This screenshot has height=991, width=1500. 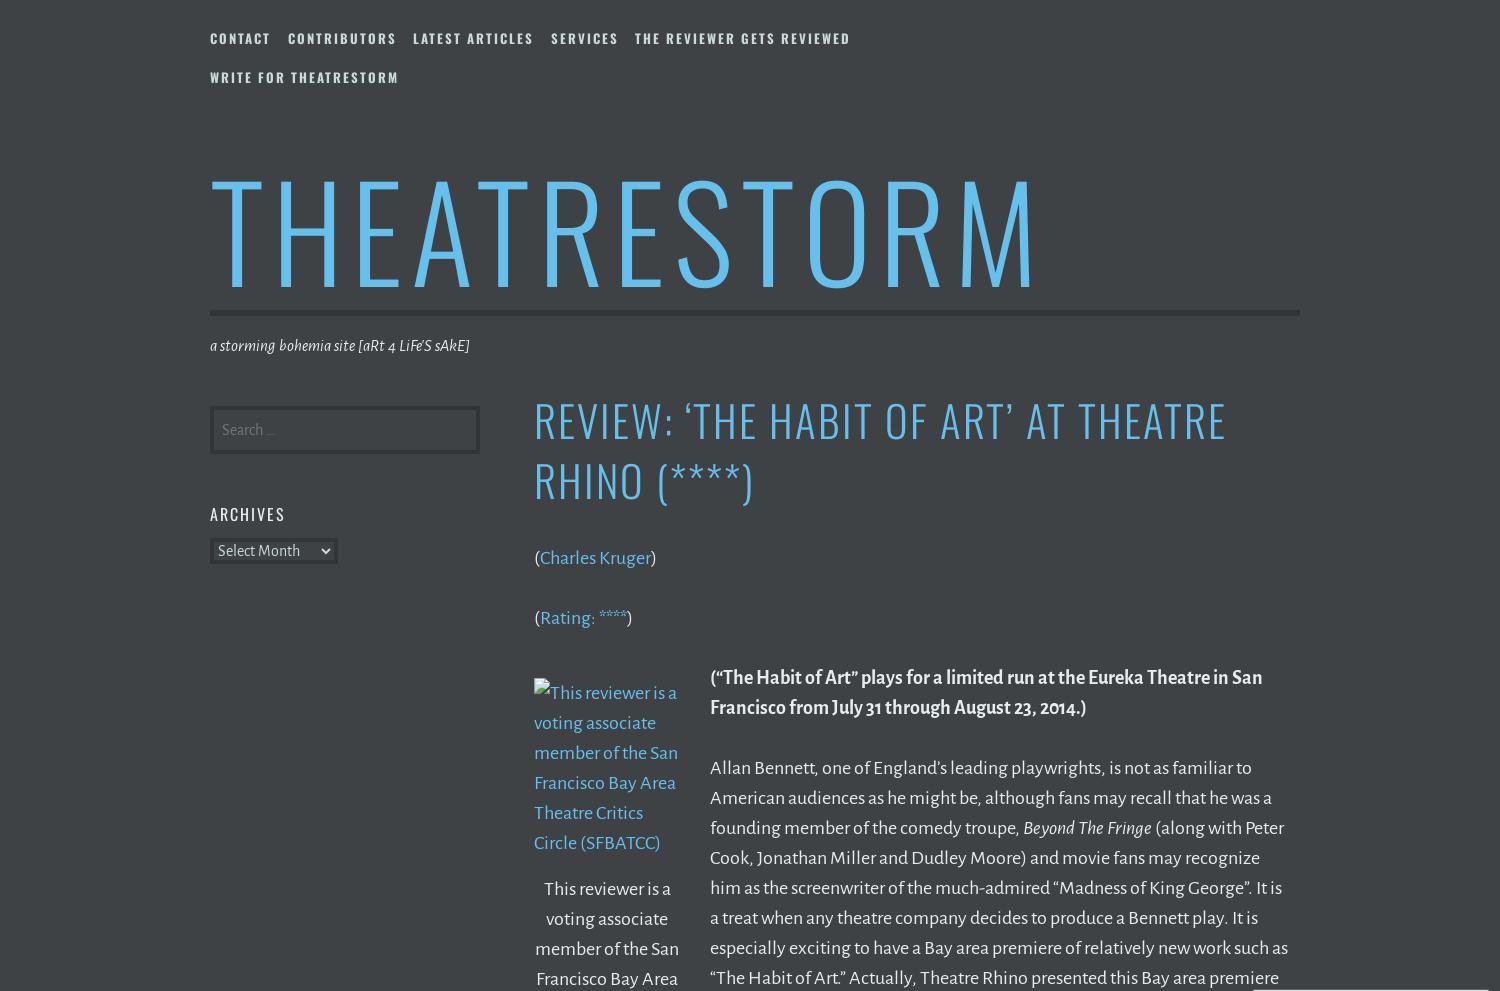 What do you see at coordinates (594, 556) in the screenshot?
I see `'Charles Kruger'` at bounding box center [594, 556].